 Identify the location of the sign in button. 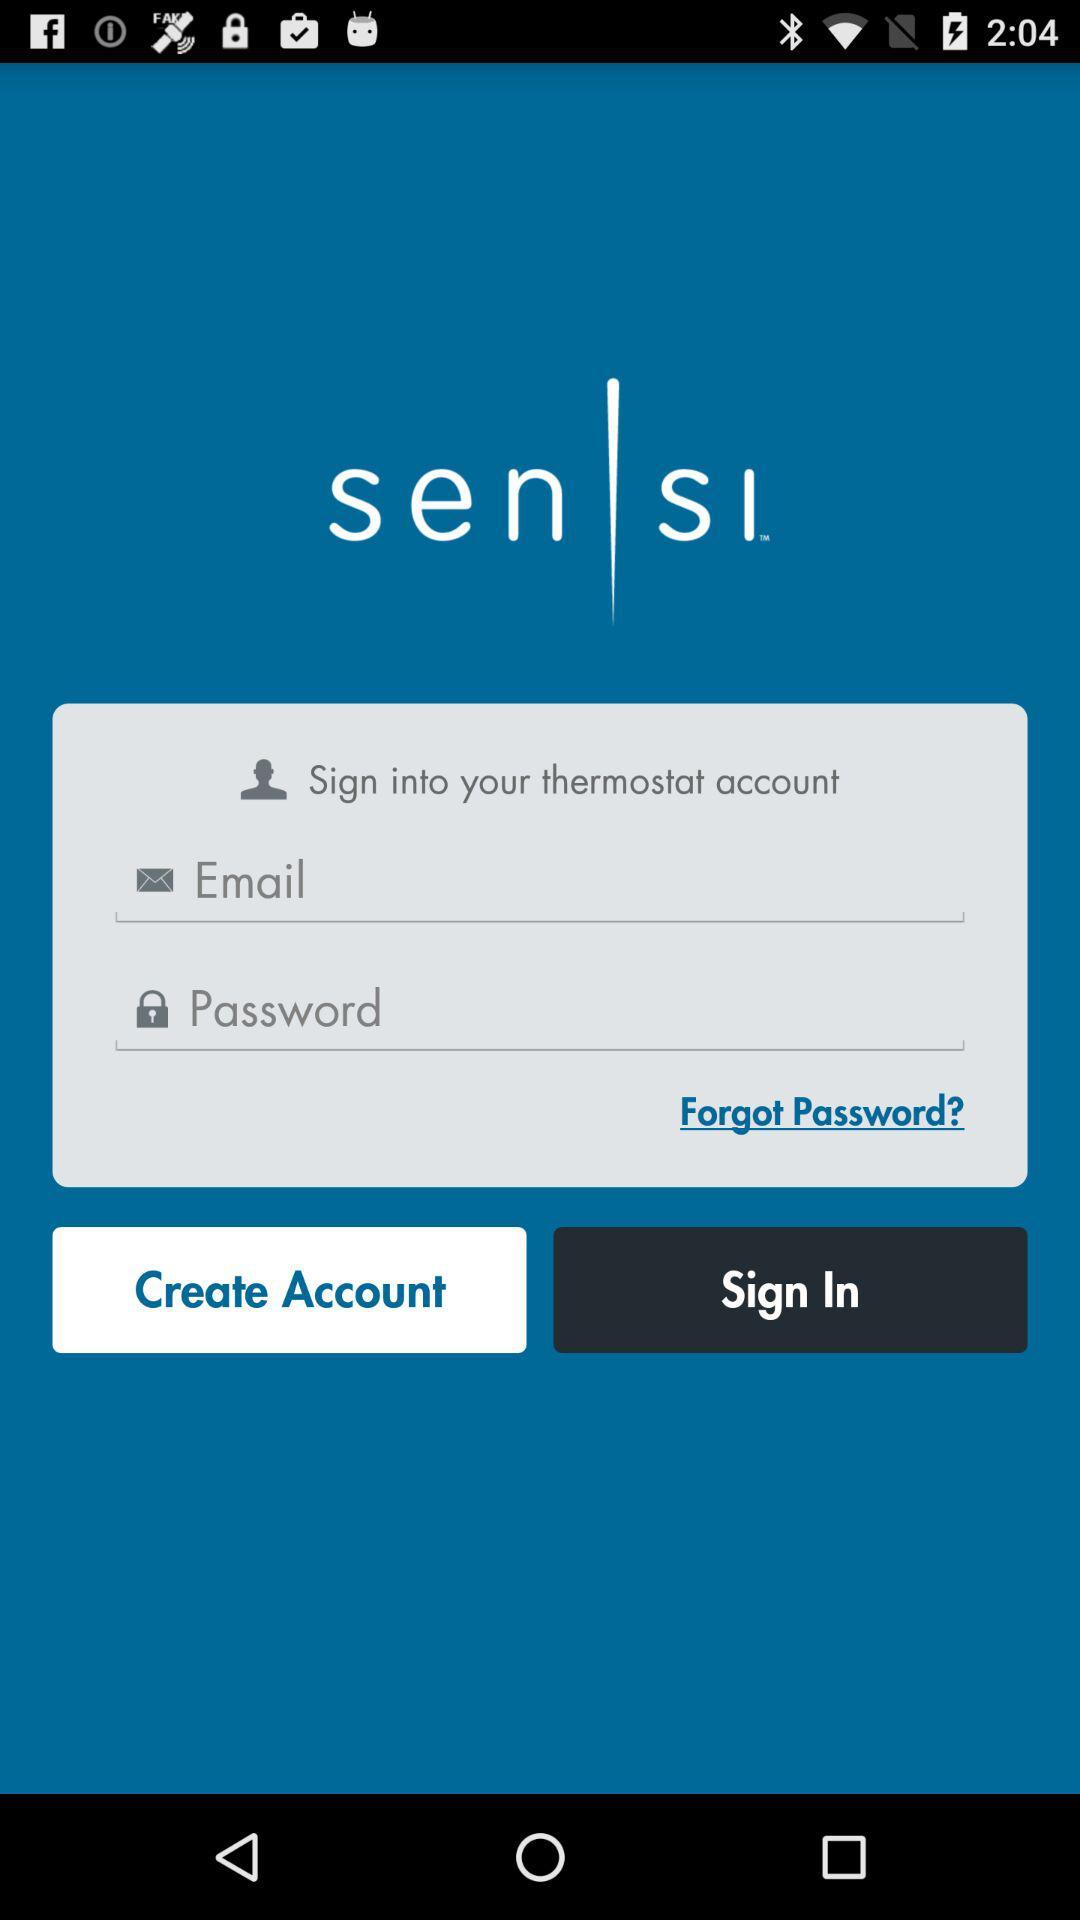
(789, 1290).